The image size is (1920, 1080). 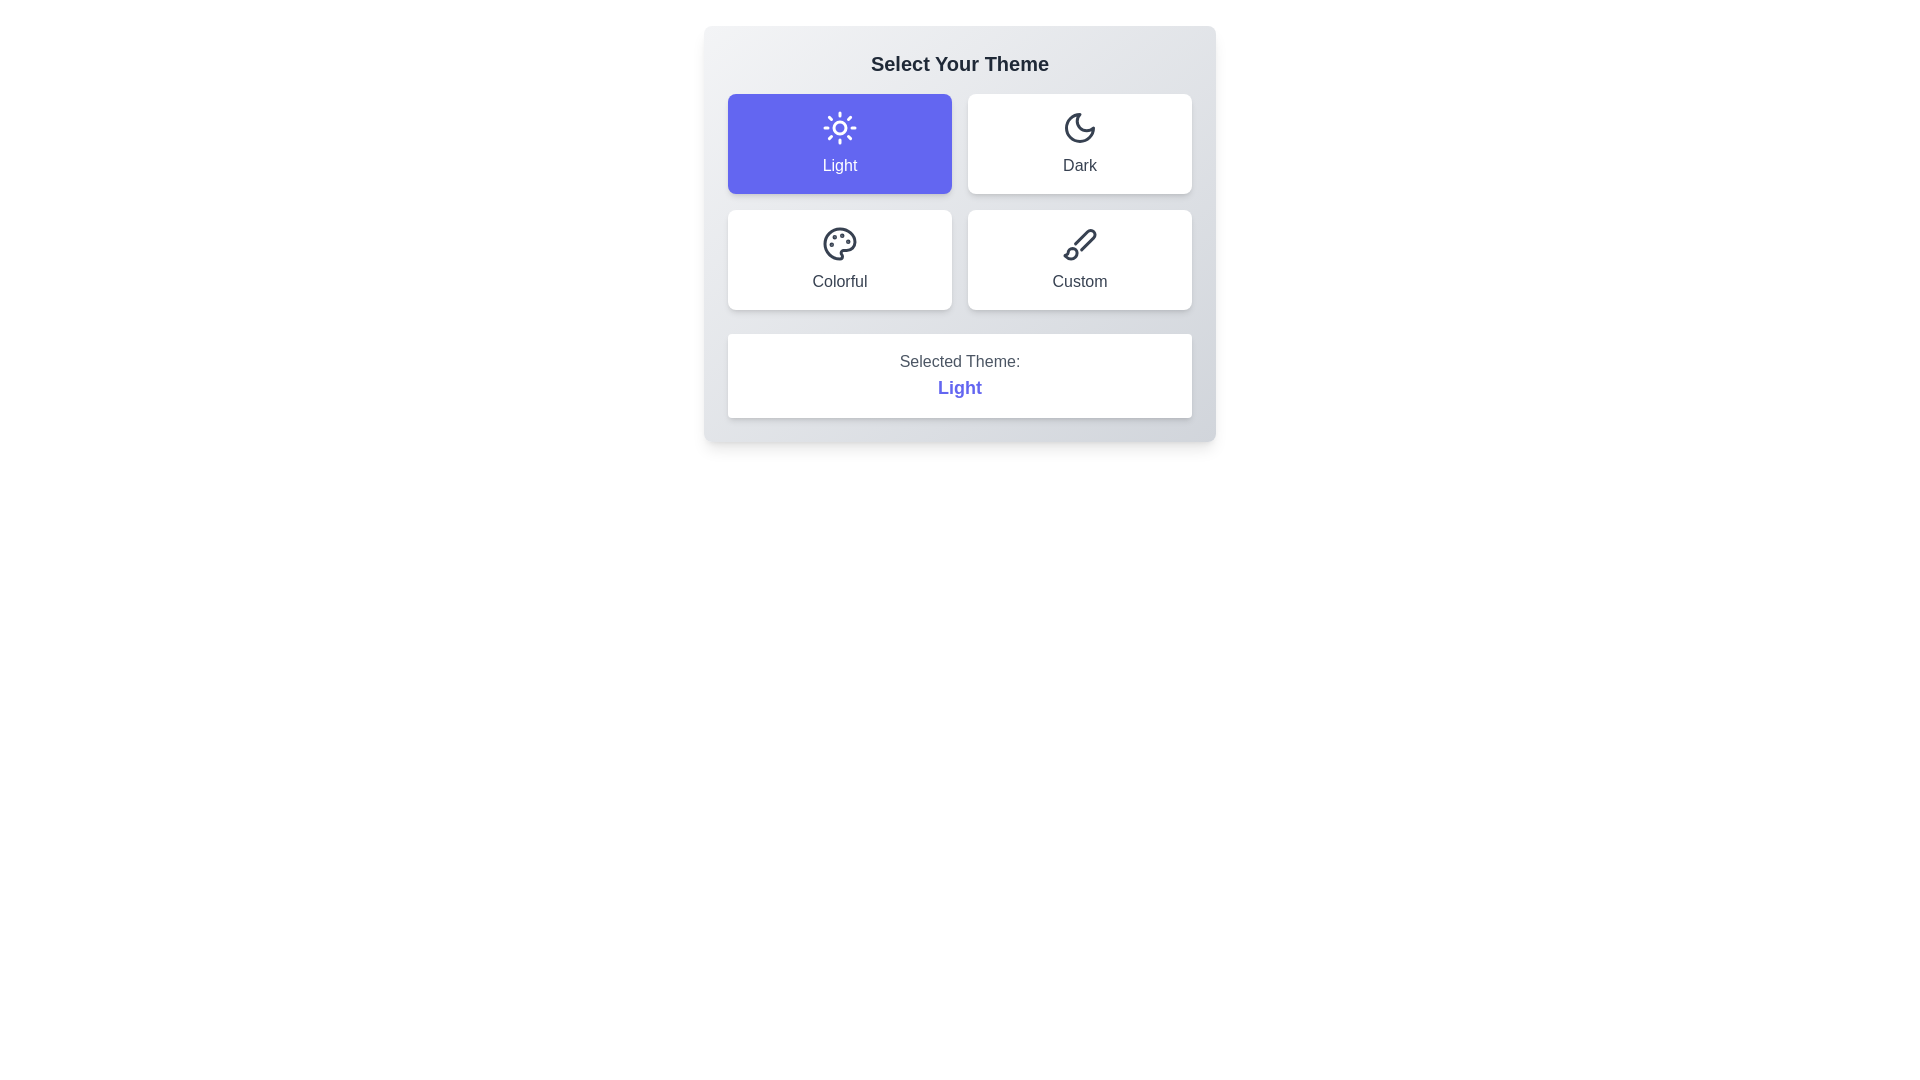 What do you see at coordinates (1079, 258) in the screenshot?
I see `the theme button labeled Custom to observe the hover effect` at bounding box center [1079, 258].